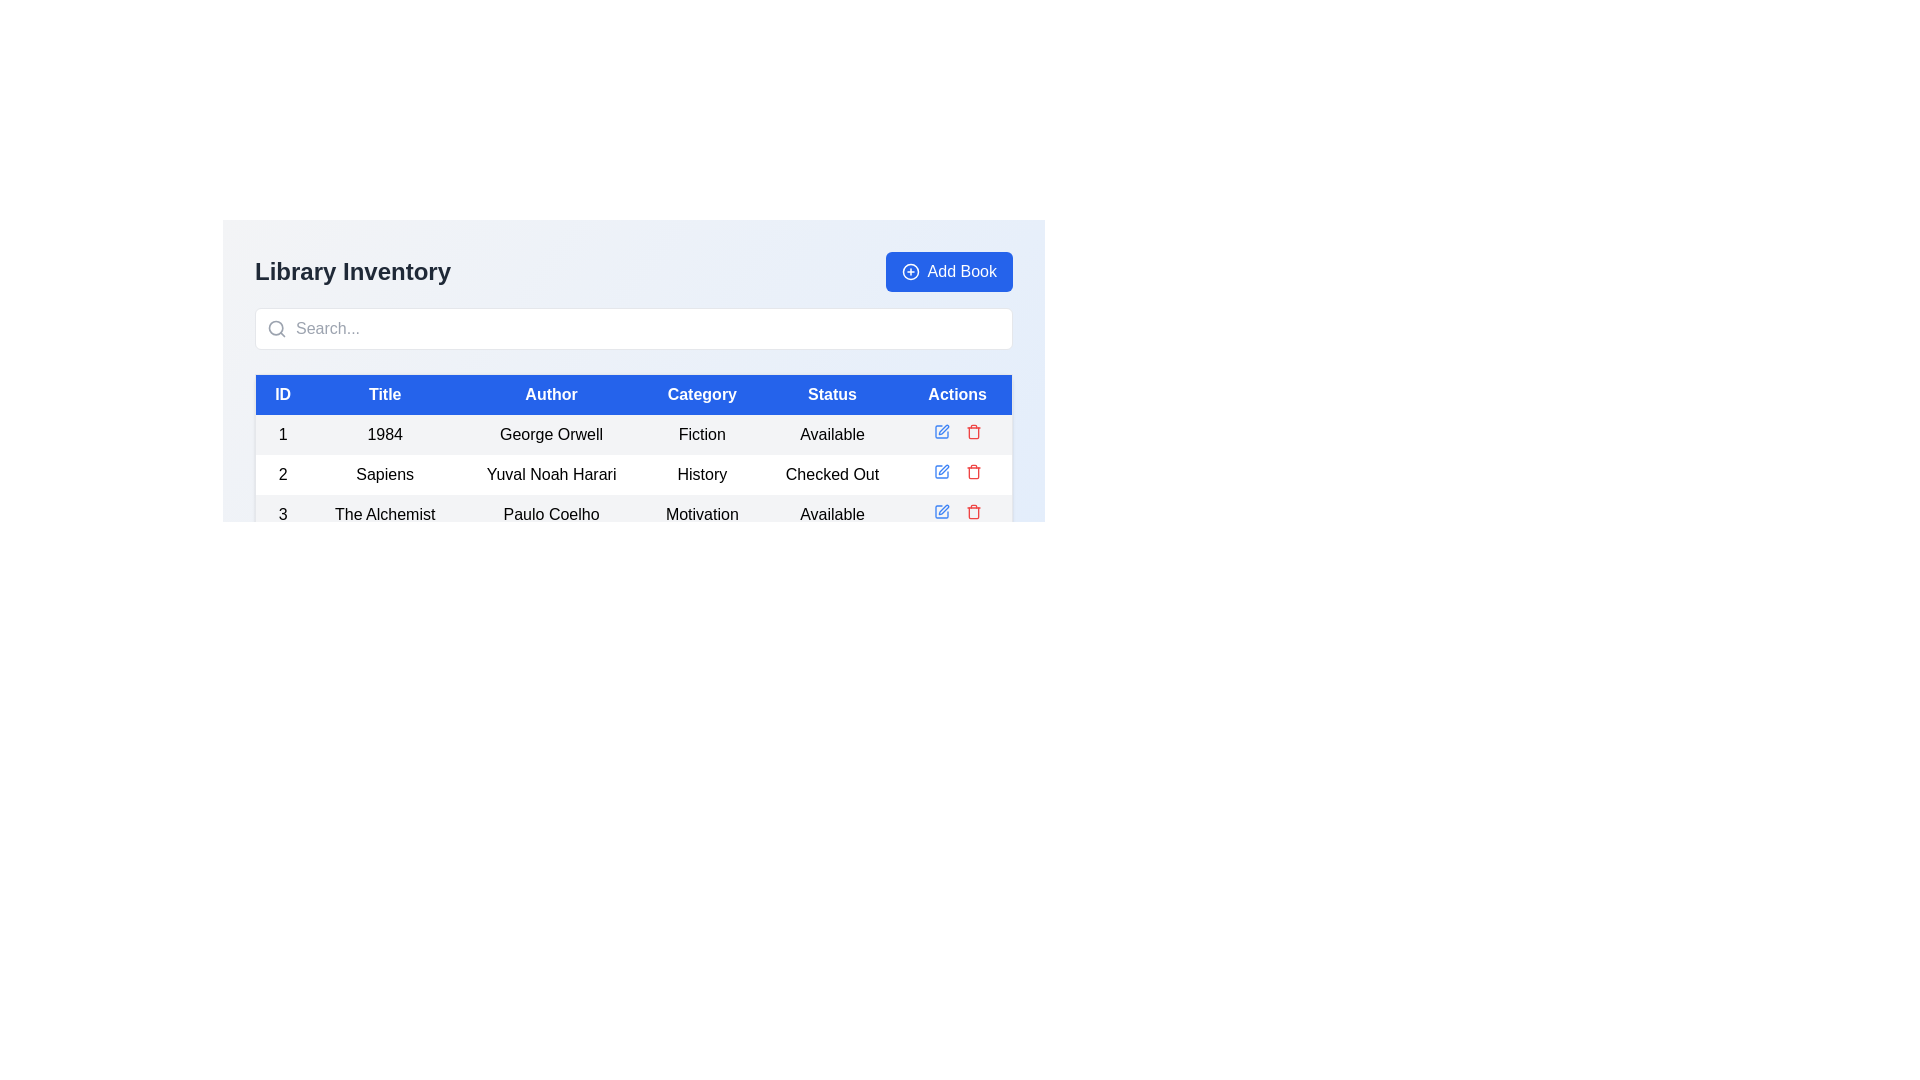  What do you see at coordinates (940, 431) in the screenshot?
I see `the edit button located in the 'Actions' column of the table row to change its appearance` at bounding box center [940, 431].